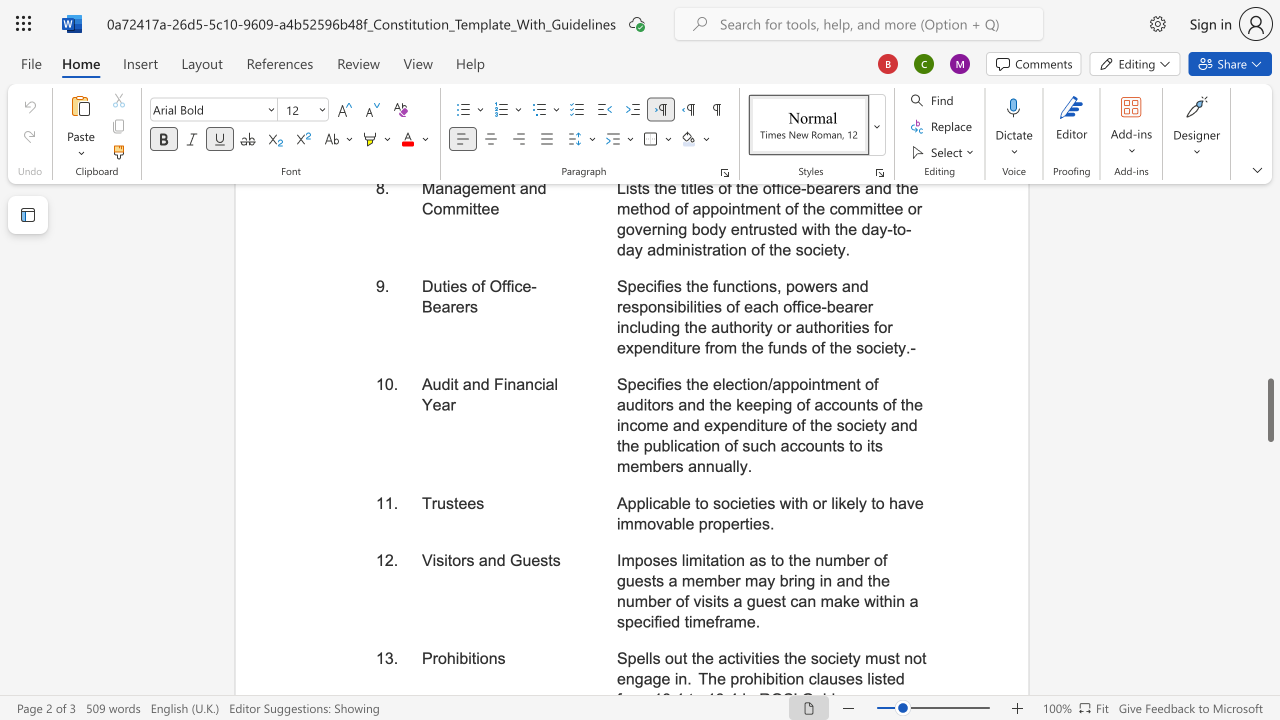  I want to click on the scrollbar to move the page up, so click(1269, 360).